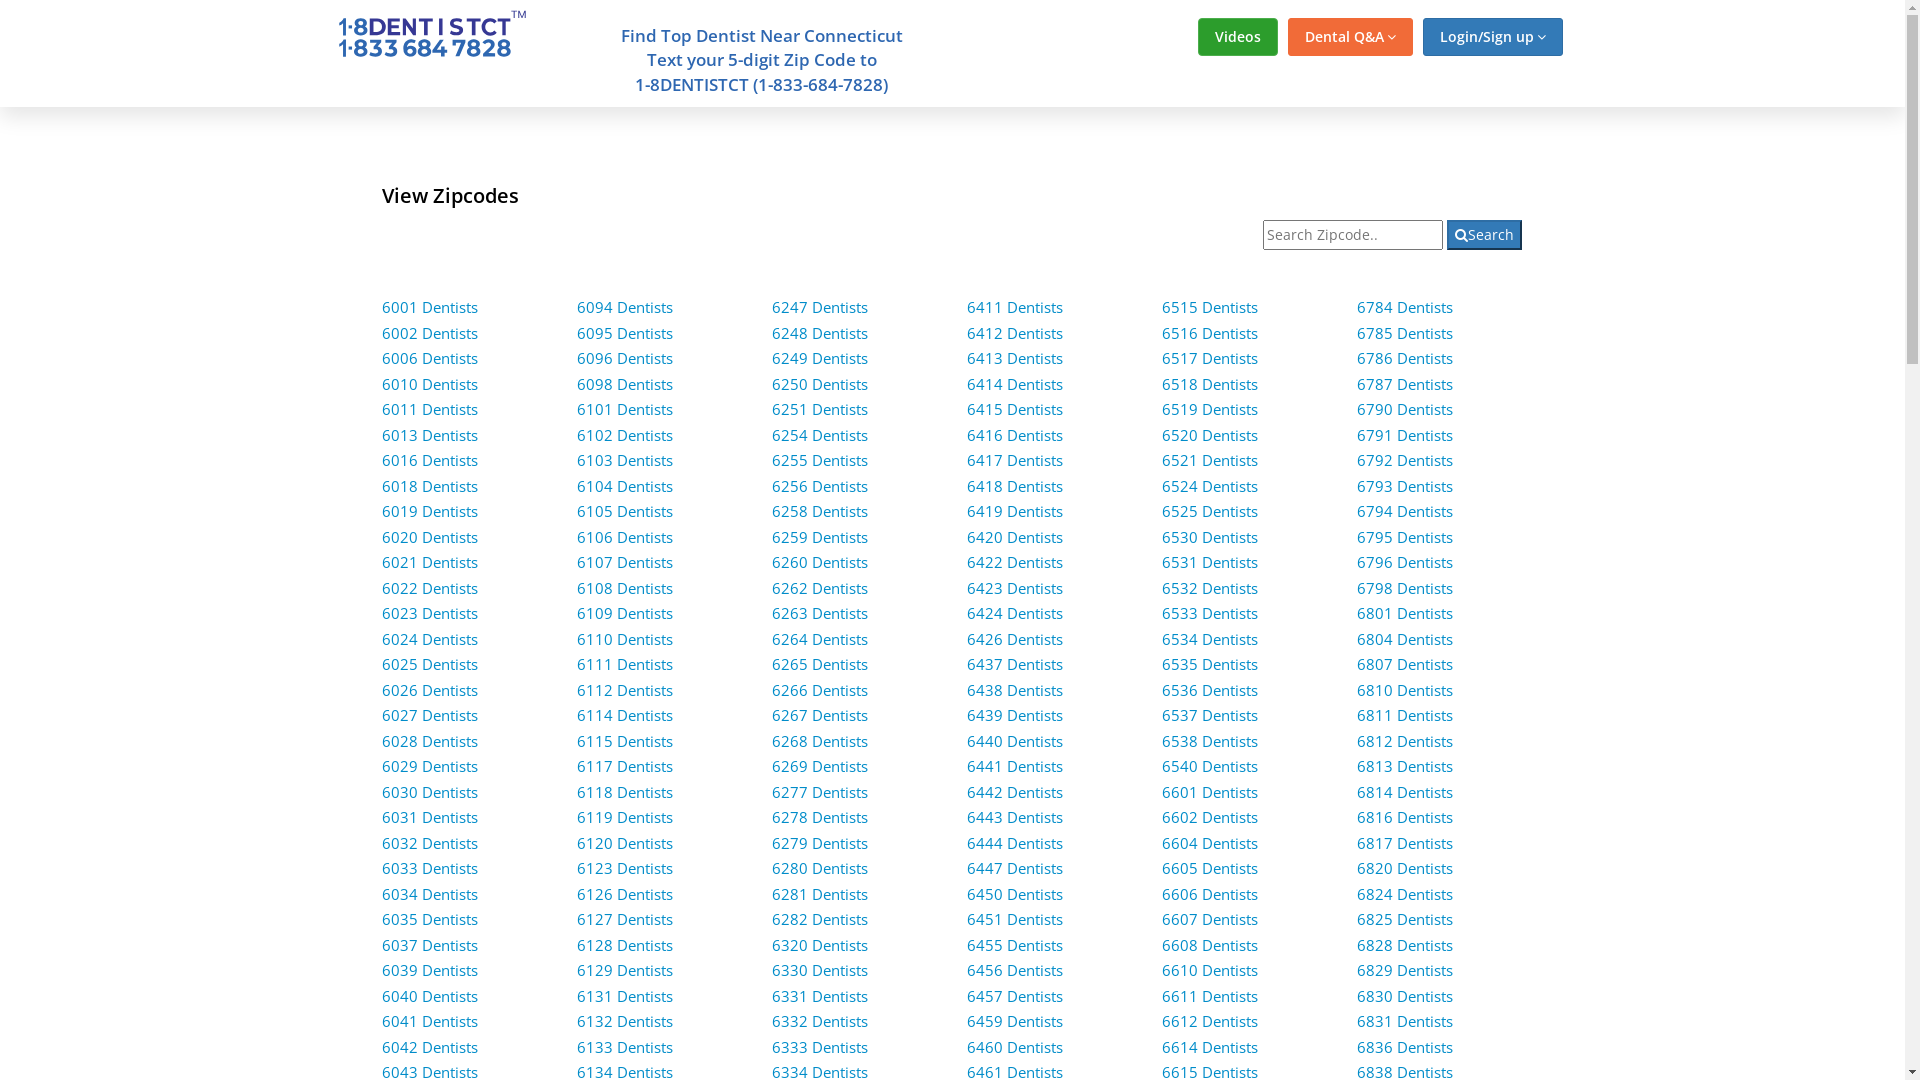  What do you see at coordinates (1404, 459) in the screenshot?
I see `'6792 Dentists'` at bounding box center [1404, 459].